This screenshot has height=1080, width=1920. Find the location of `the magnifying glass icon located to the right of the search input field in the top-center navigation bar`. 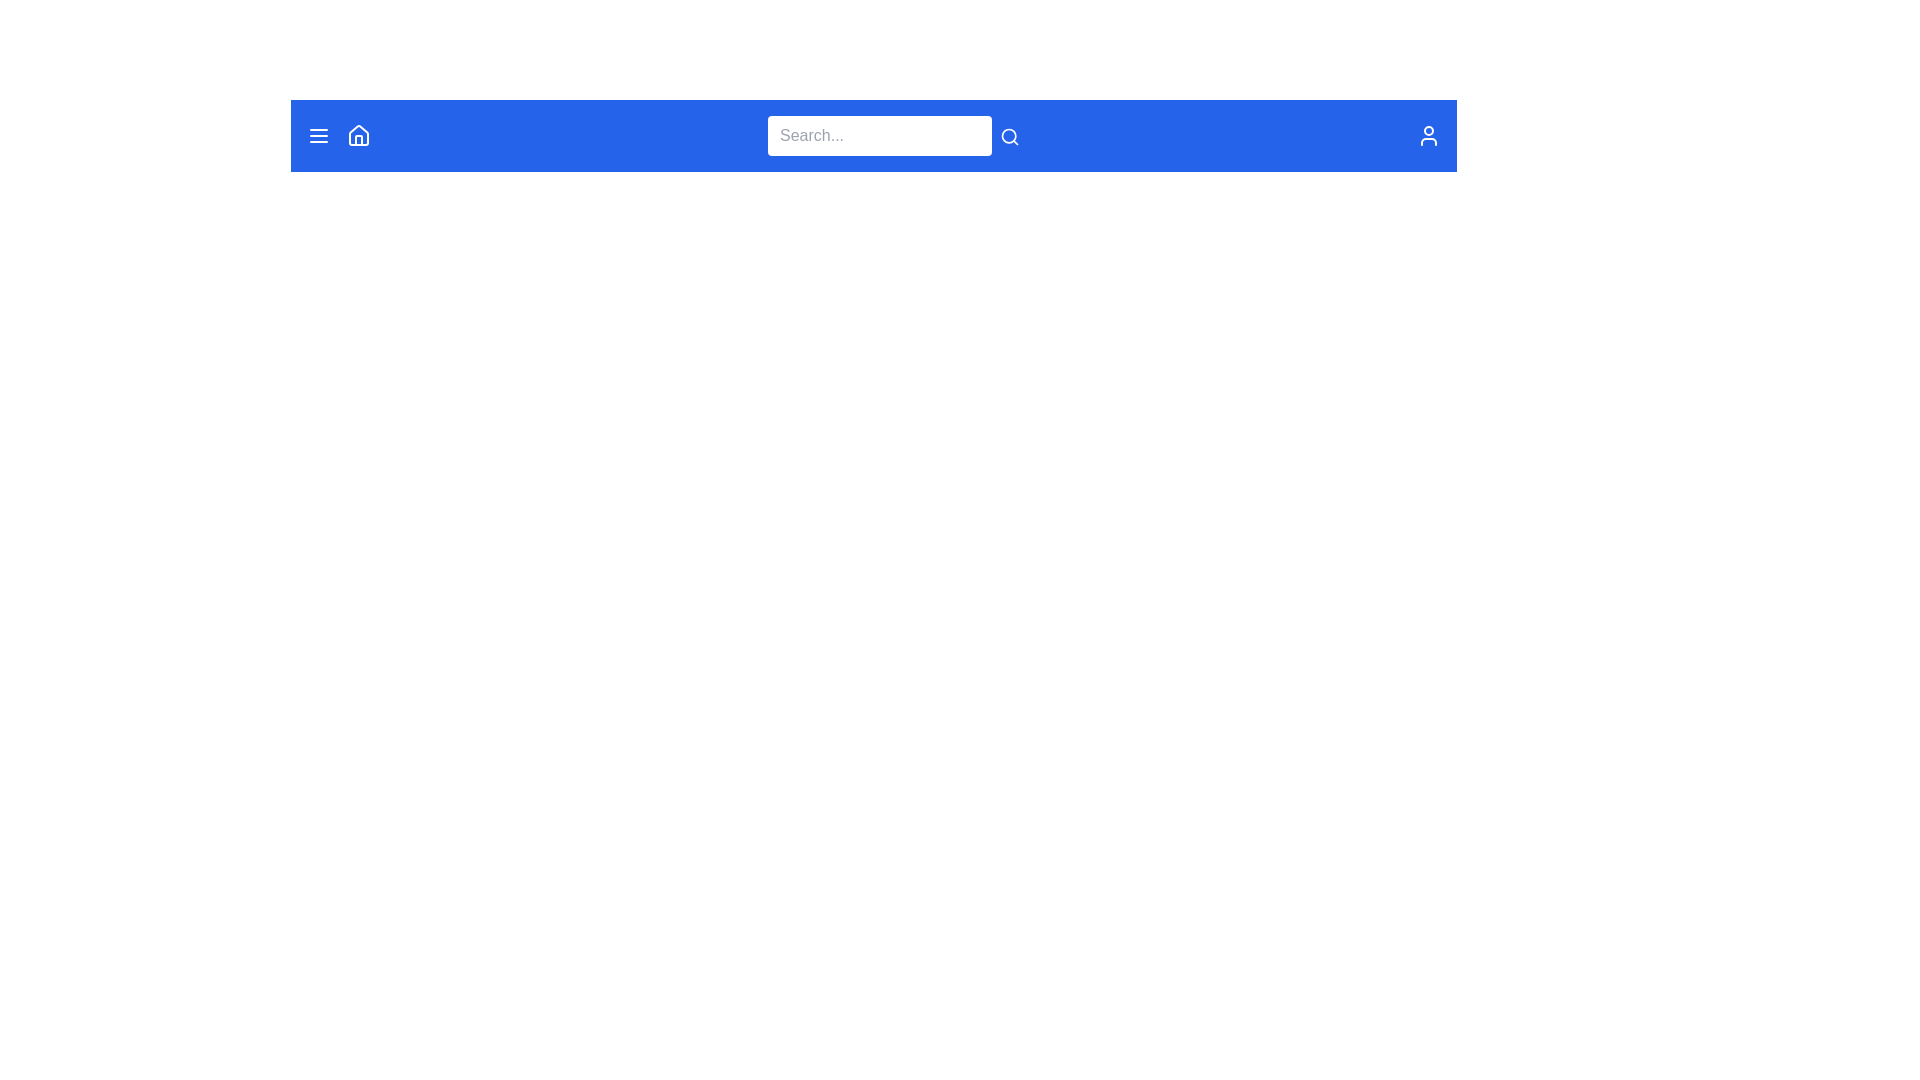

the magnifying glass icon located to the right of the search input field in the top-center navigation bar is located at coordinates (1009, 135).